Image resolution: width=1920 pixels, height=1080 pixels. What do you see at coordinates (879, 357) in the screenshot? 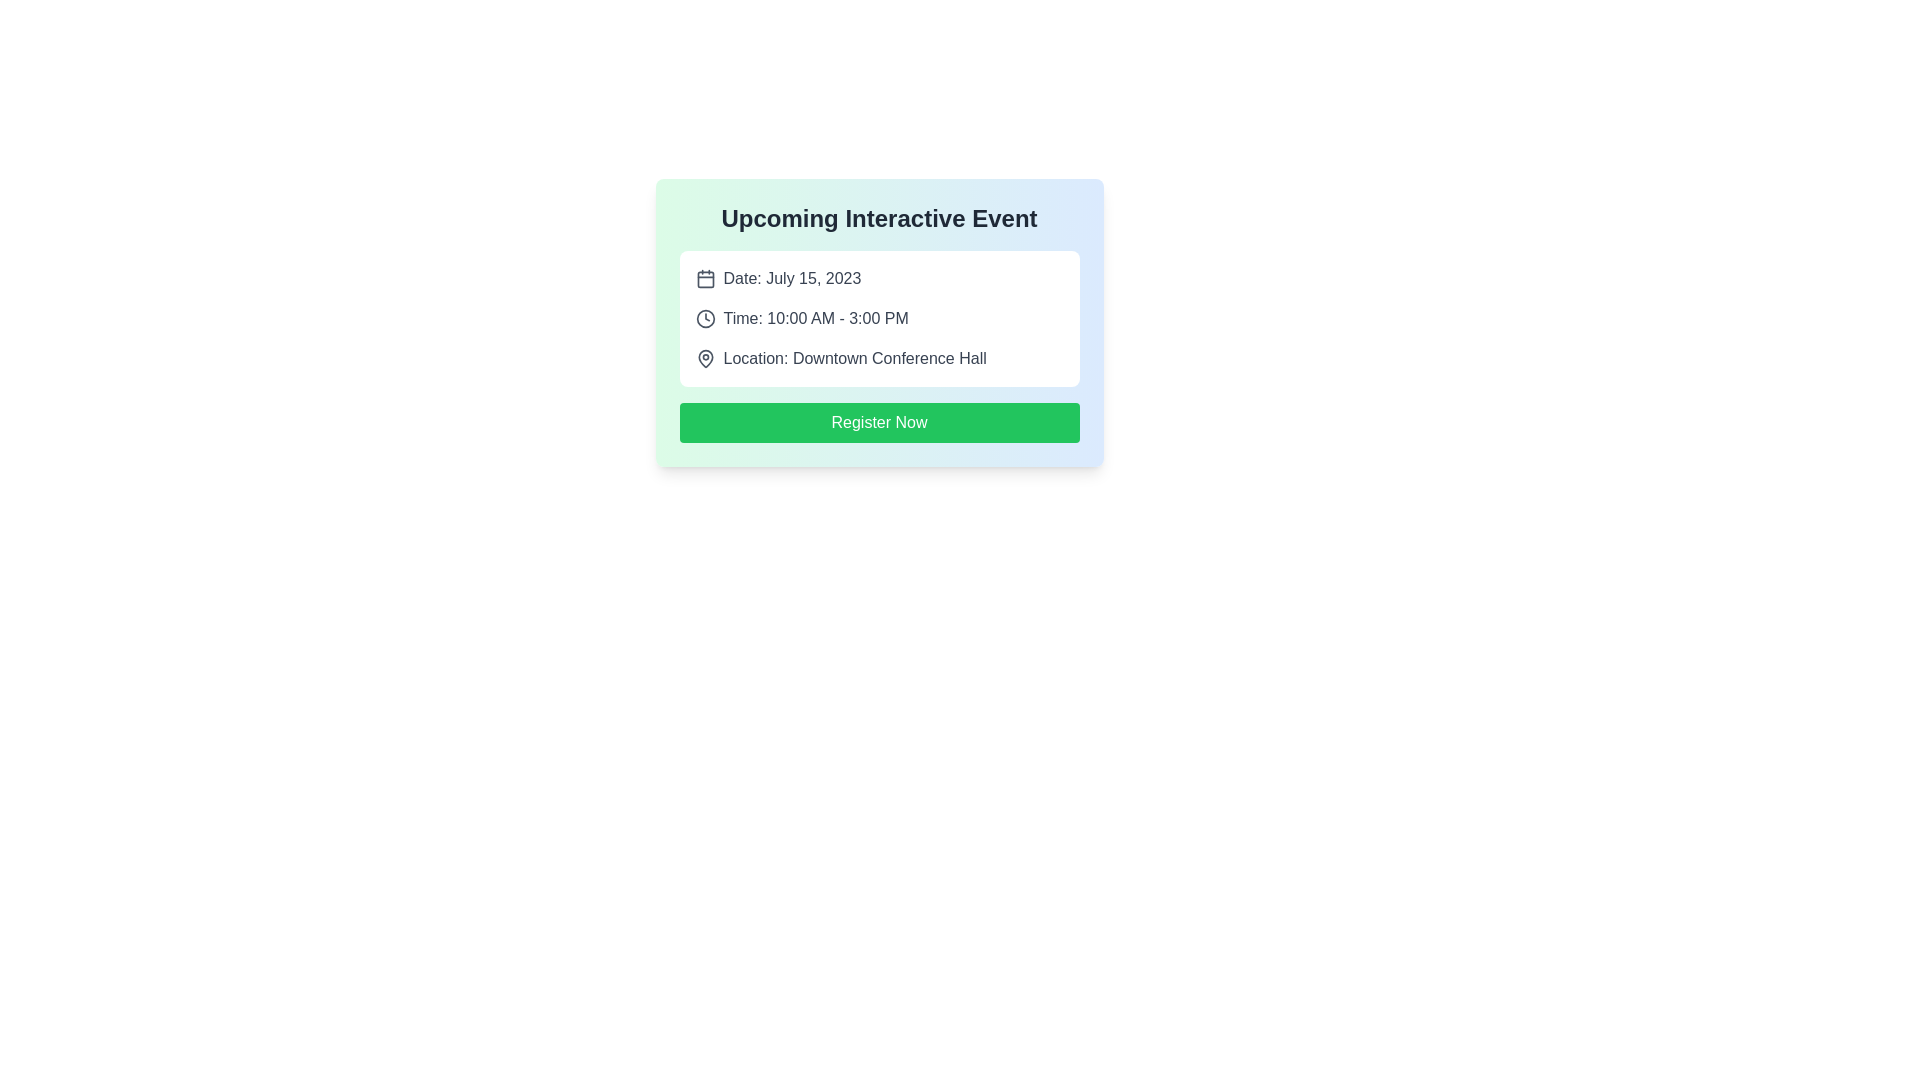
I see `the label with the text 'Location: Downtown Conference Hall' and a map pin icon, which is the last entry in a vertical list of elements` at bounding box center [879, 357].